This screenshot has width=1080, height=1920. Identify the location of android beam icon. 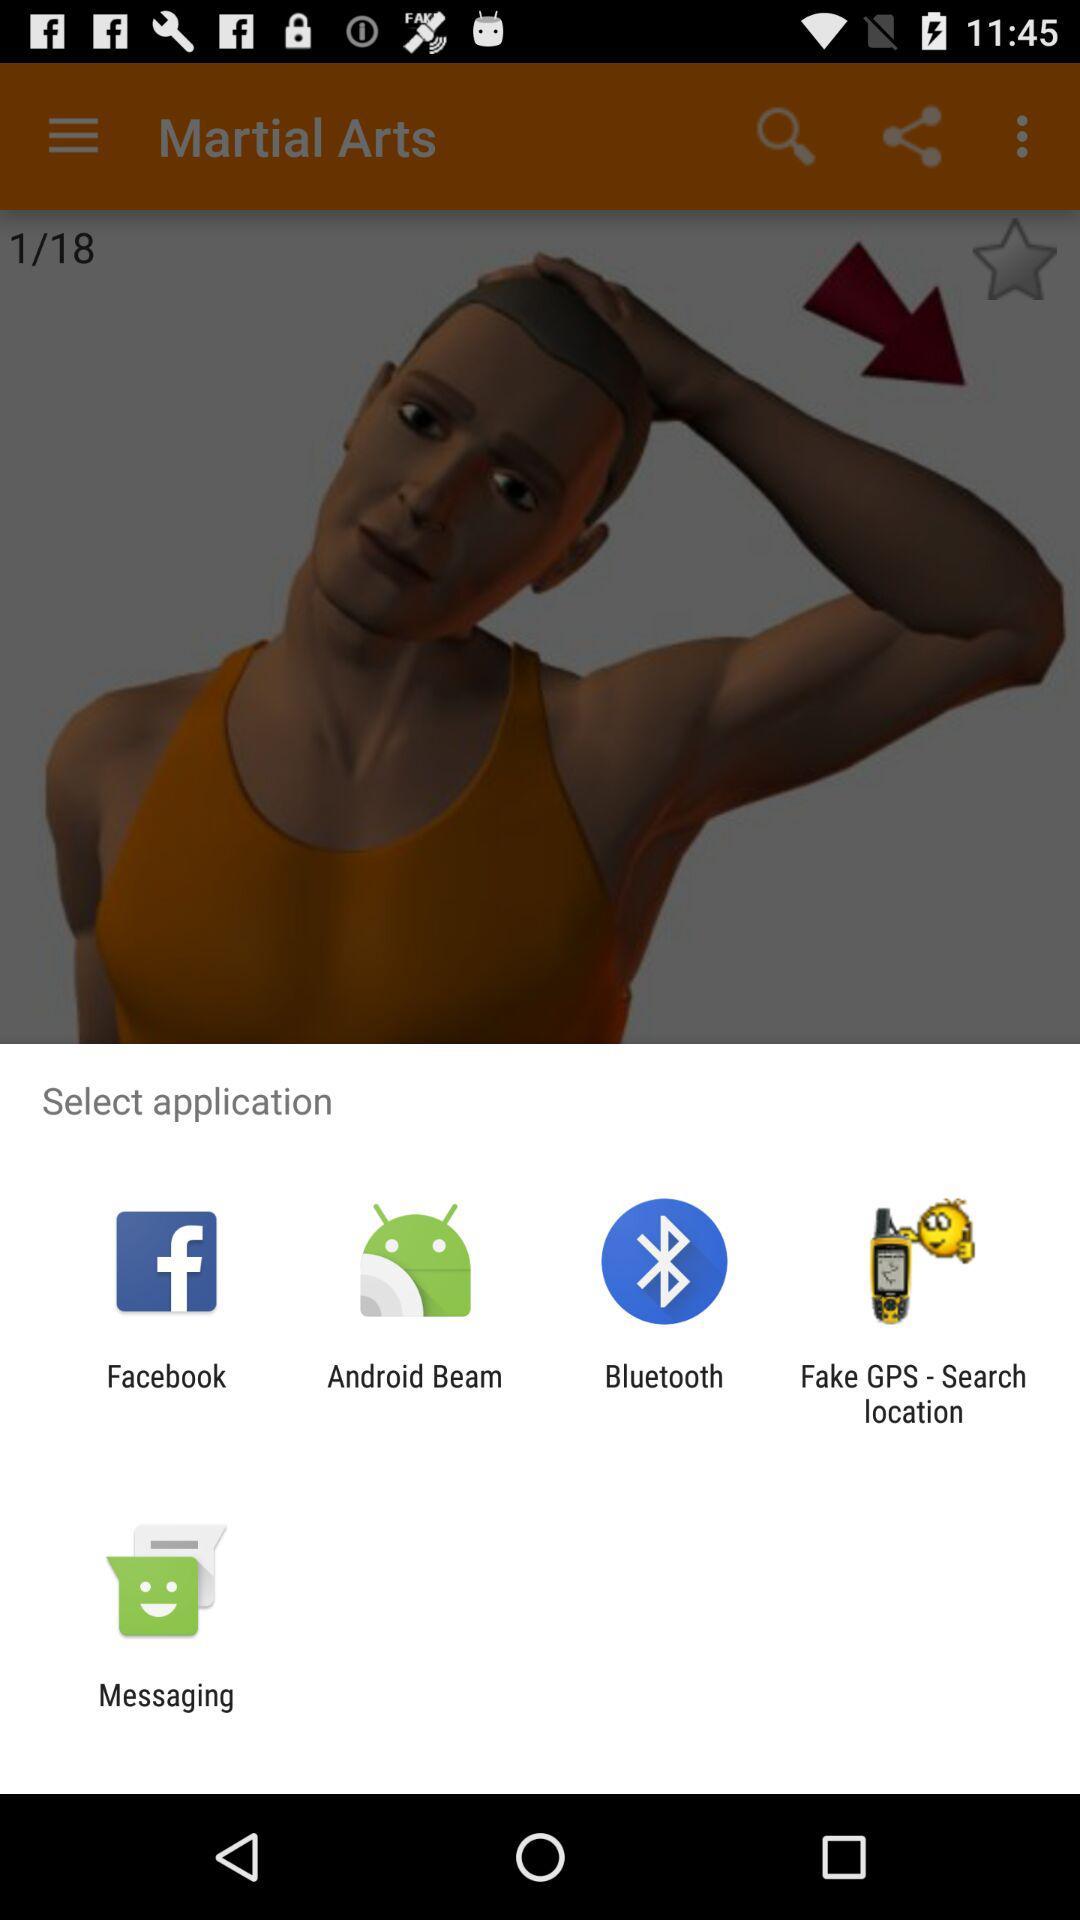
(414, 1392).